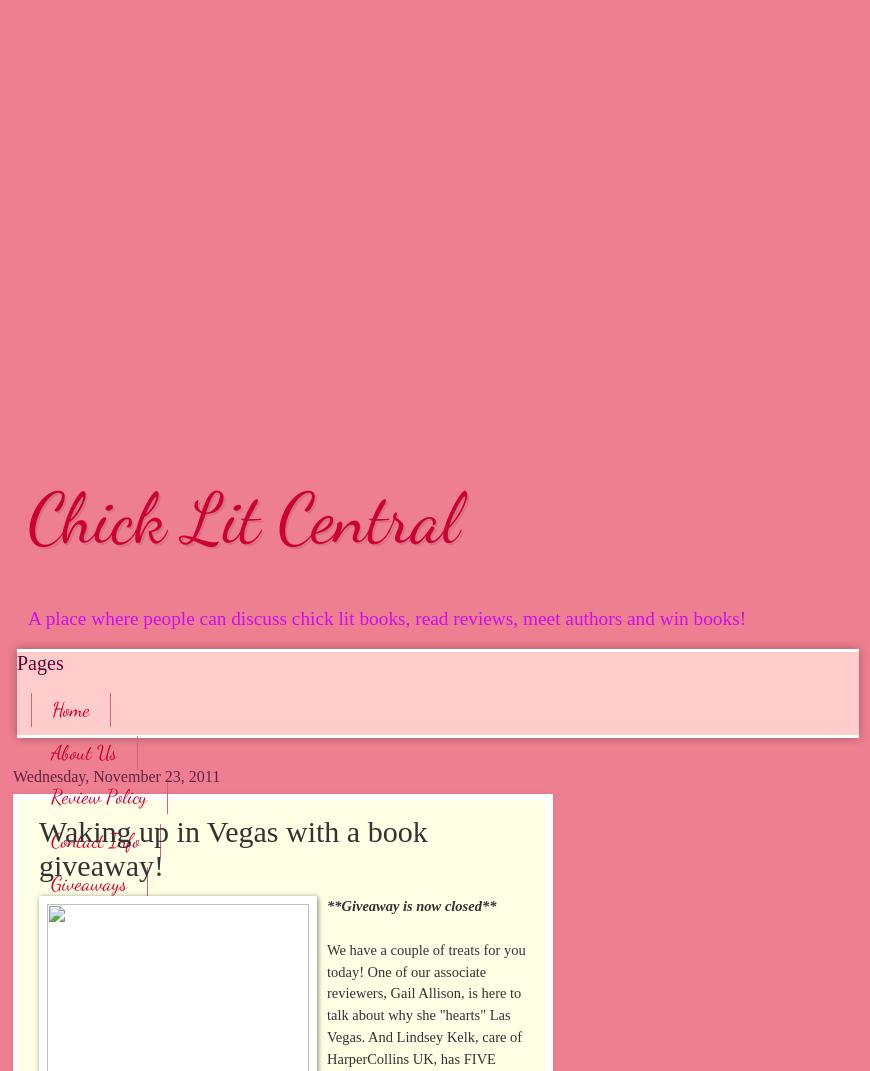  Describe the element at coordinates (411, 905) in the screenshot. I see `'**Giveaway is now closed**'` at that location.